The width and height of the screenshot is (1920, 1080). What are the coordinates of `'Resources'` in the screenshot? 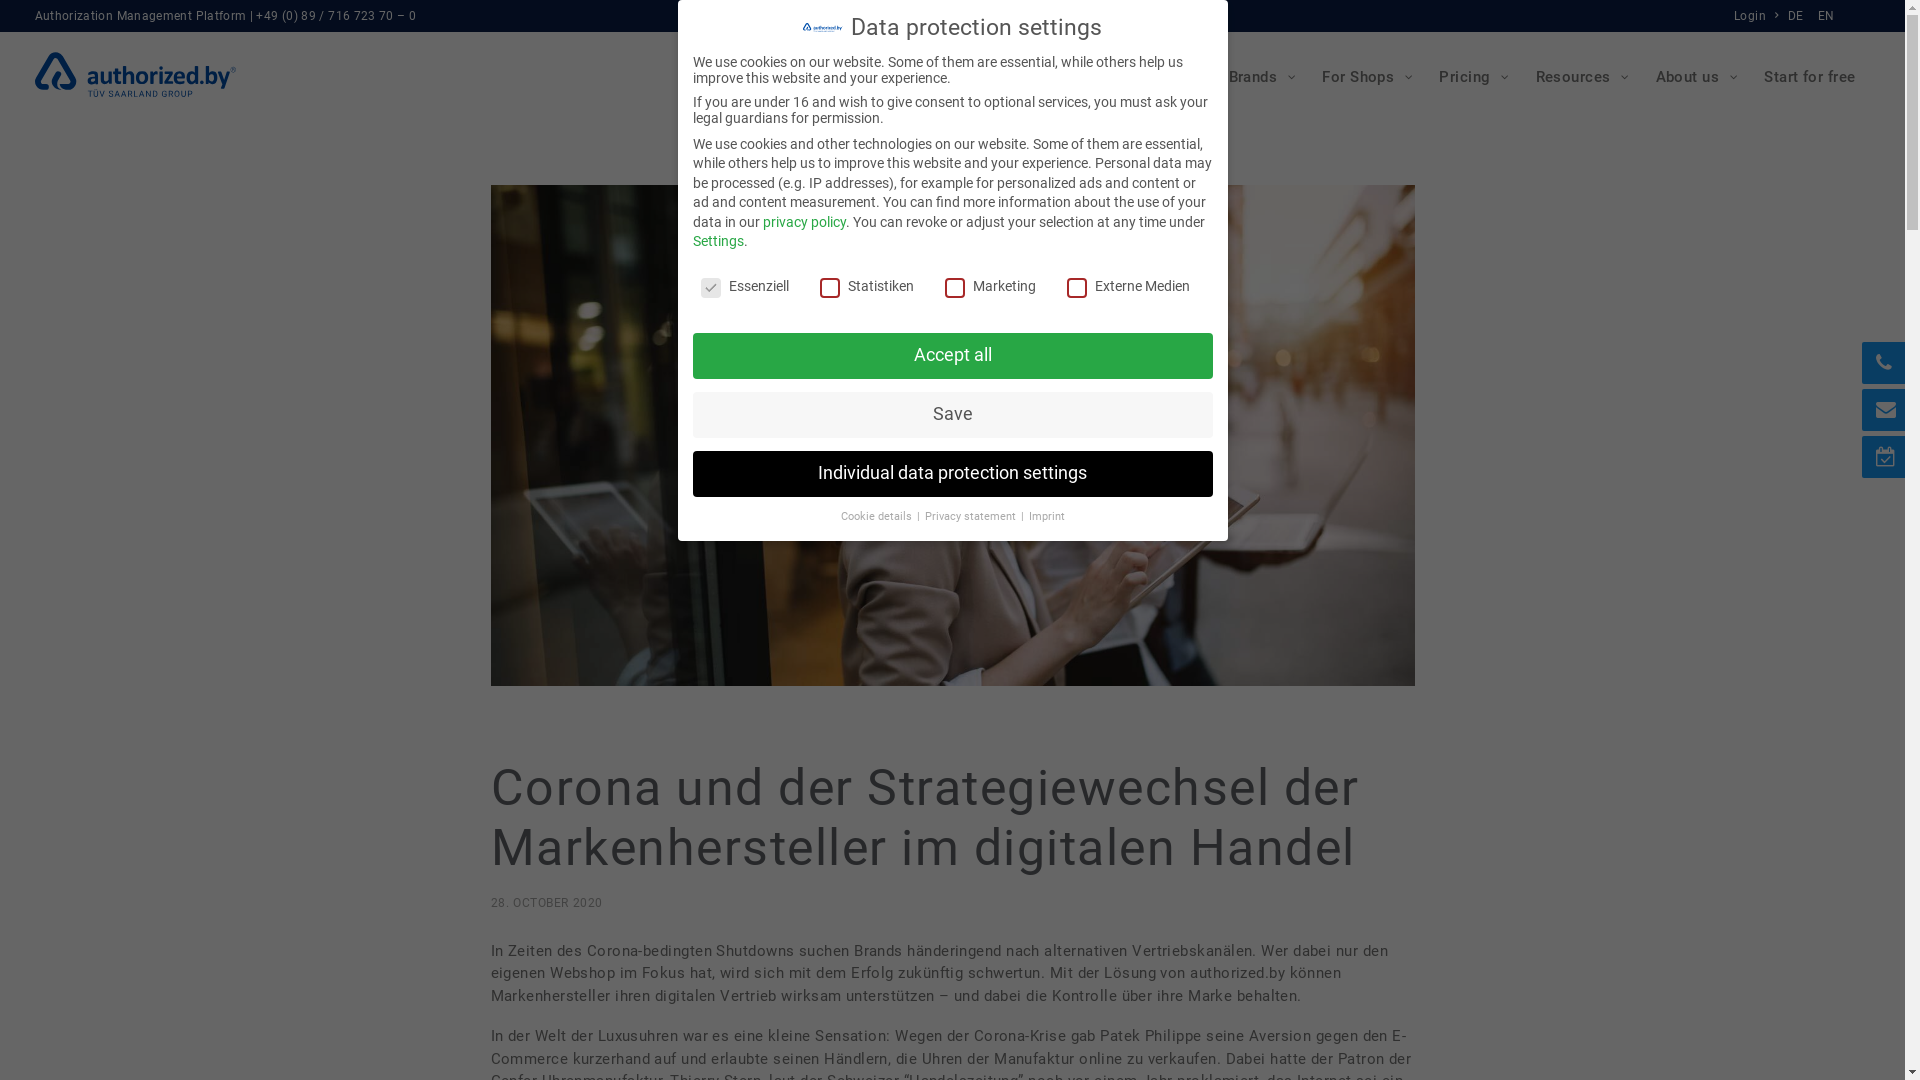 It's located at (1579, 76).